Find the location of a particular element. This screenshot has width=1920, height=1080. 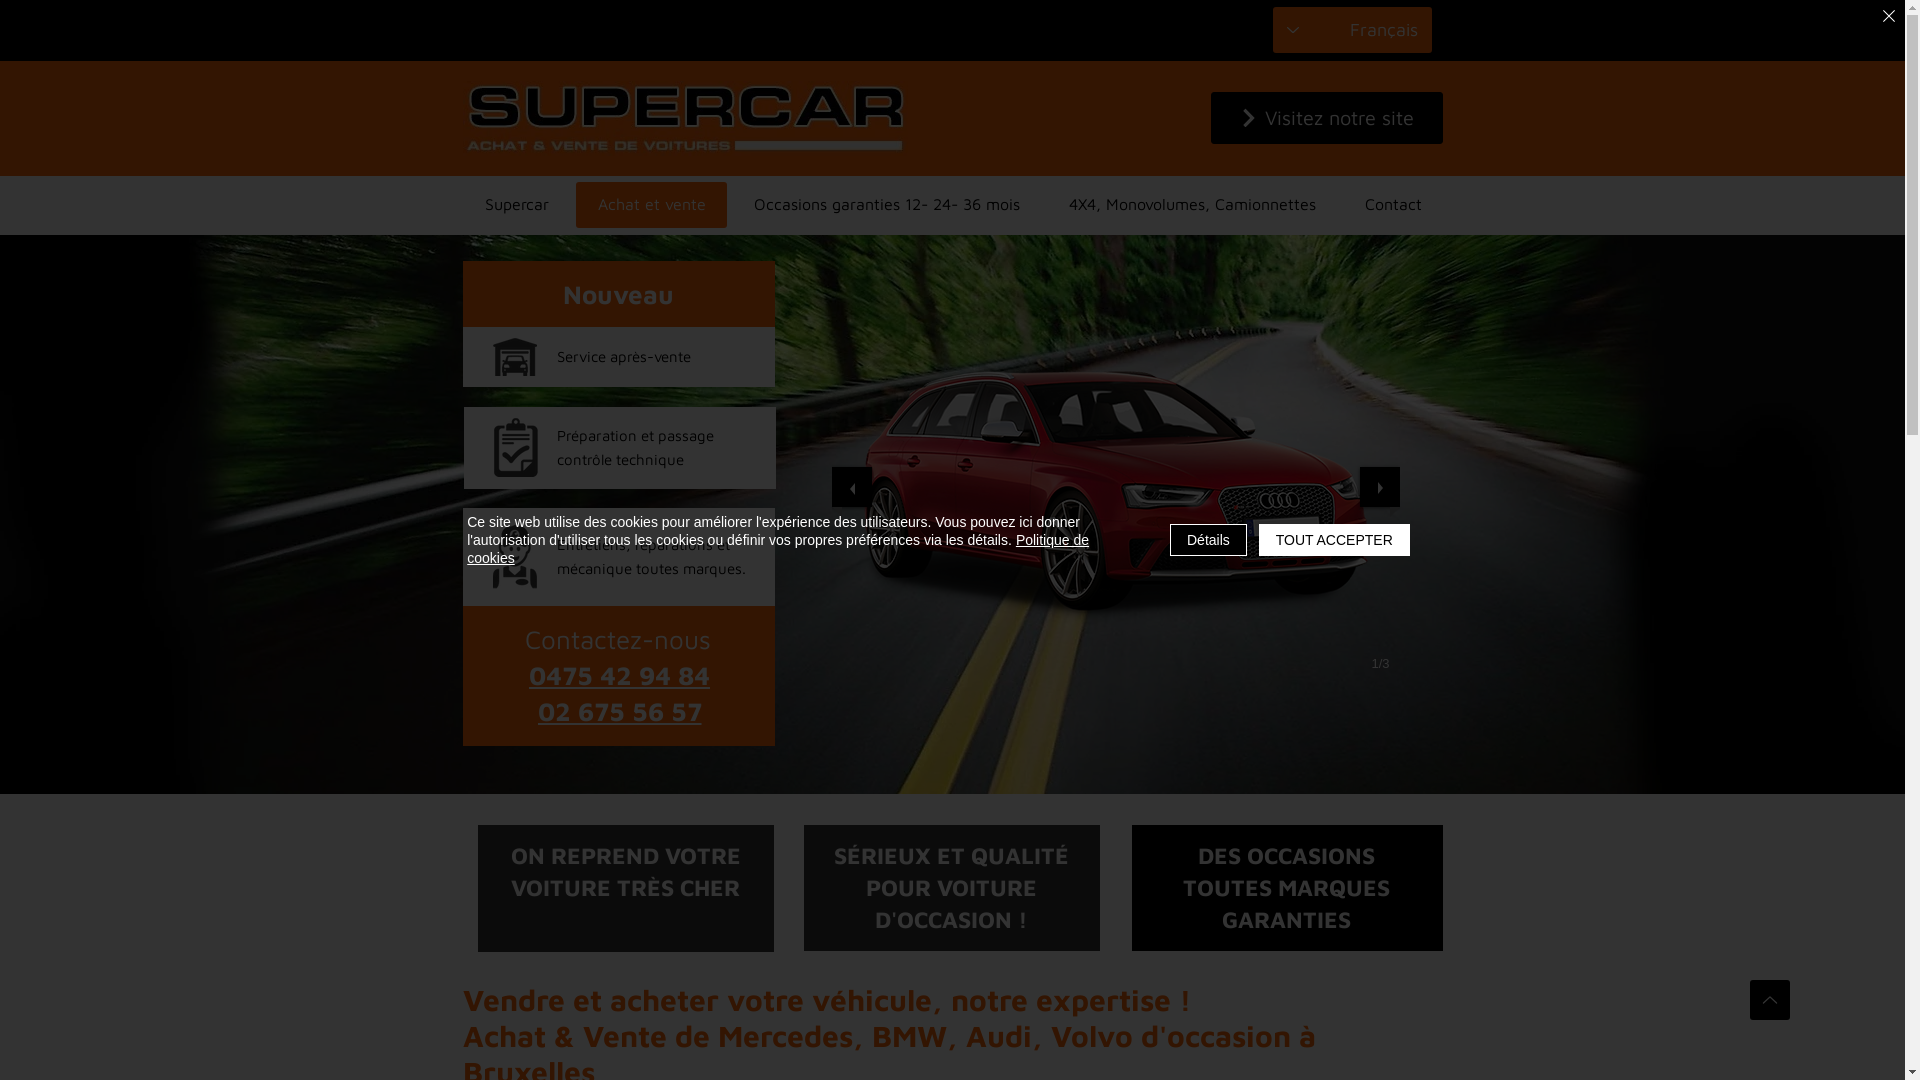

'Visitez notre site' is located at coordinates (1325, 118).